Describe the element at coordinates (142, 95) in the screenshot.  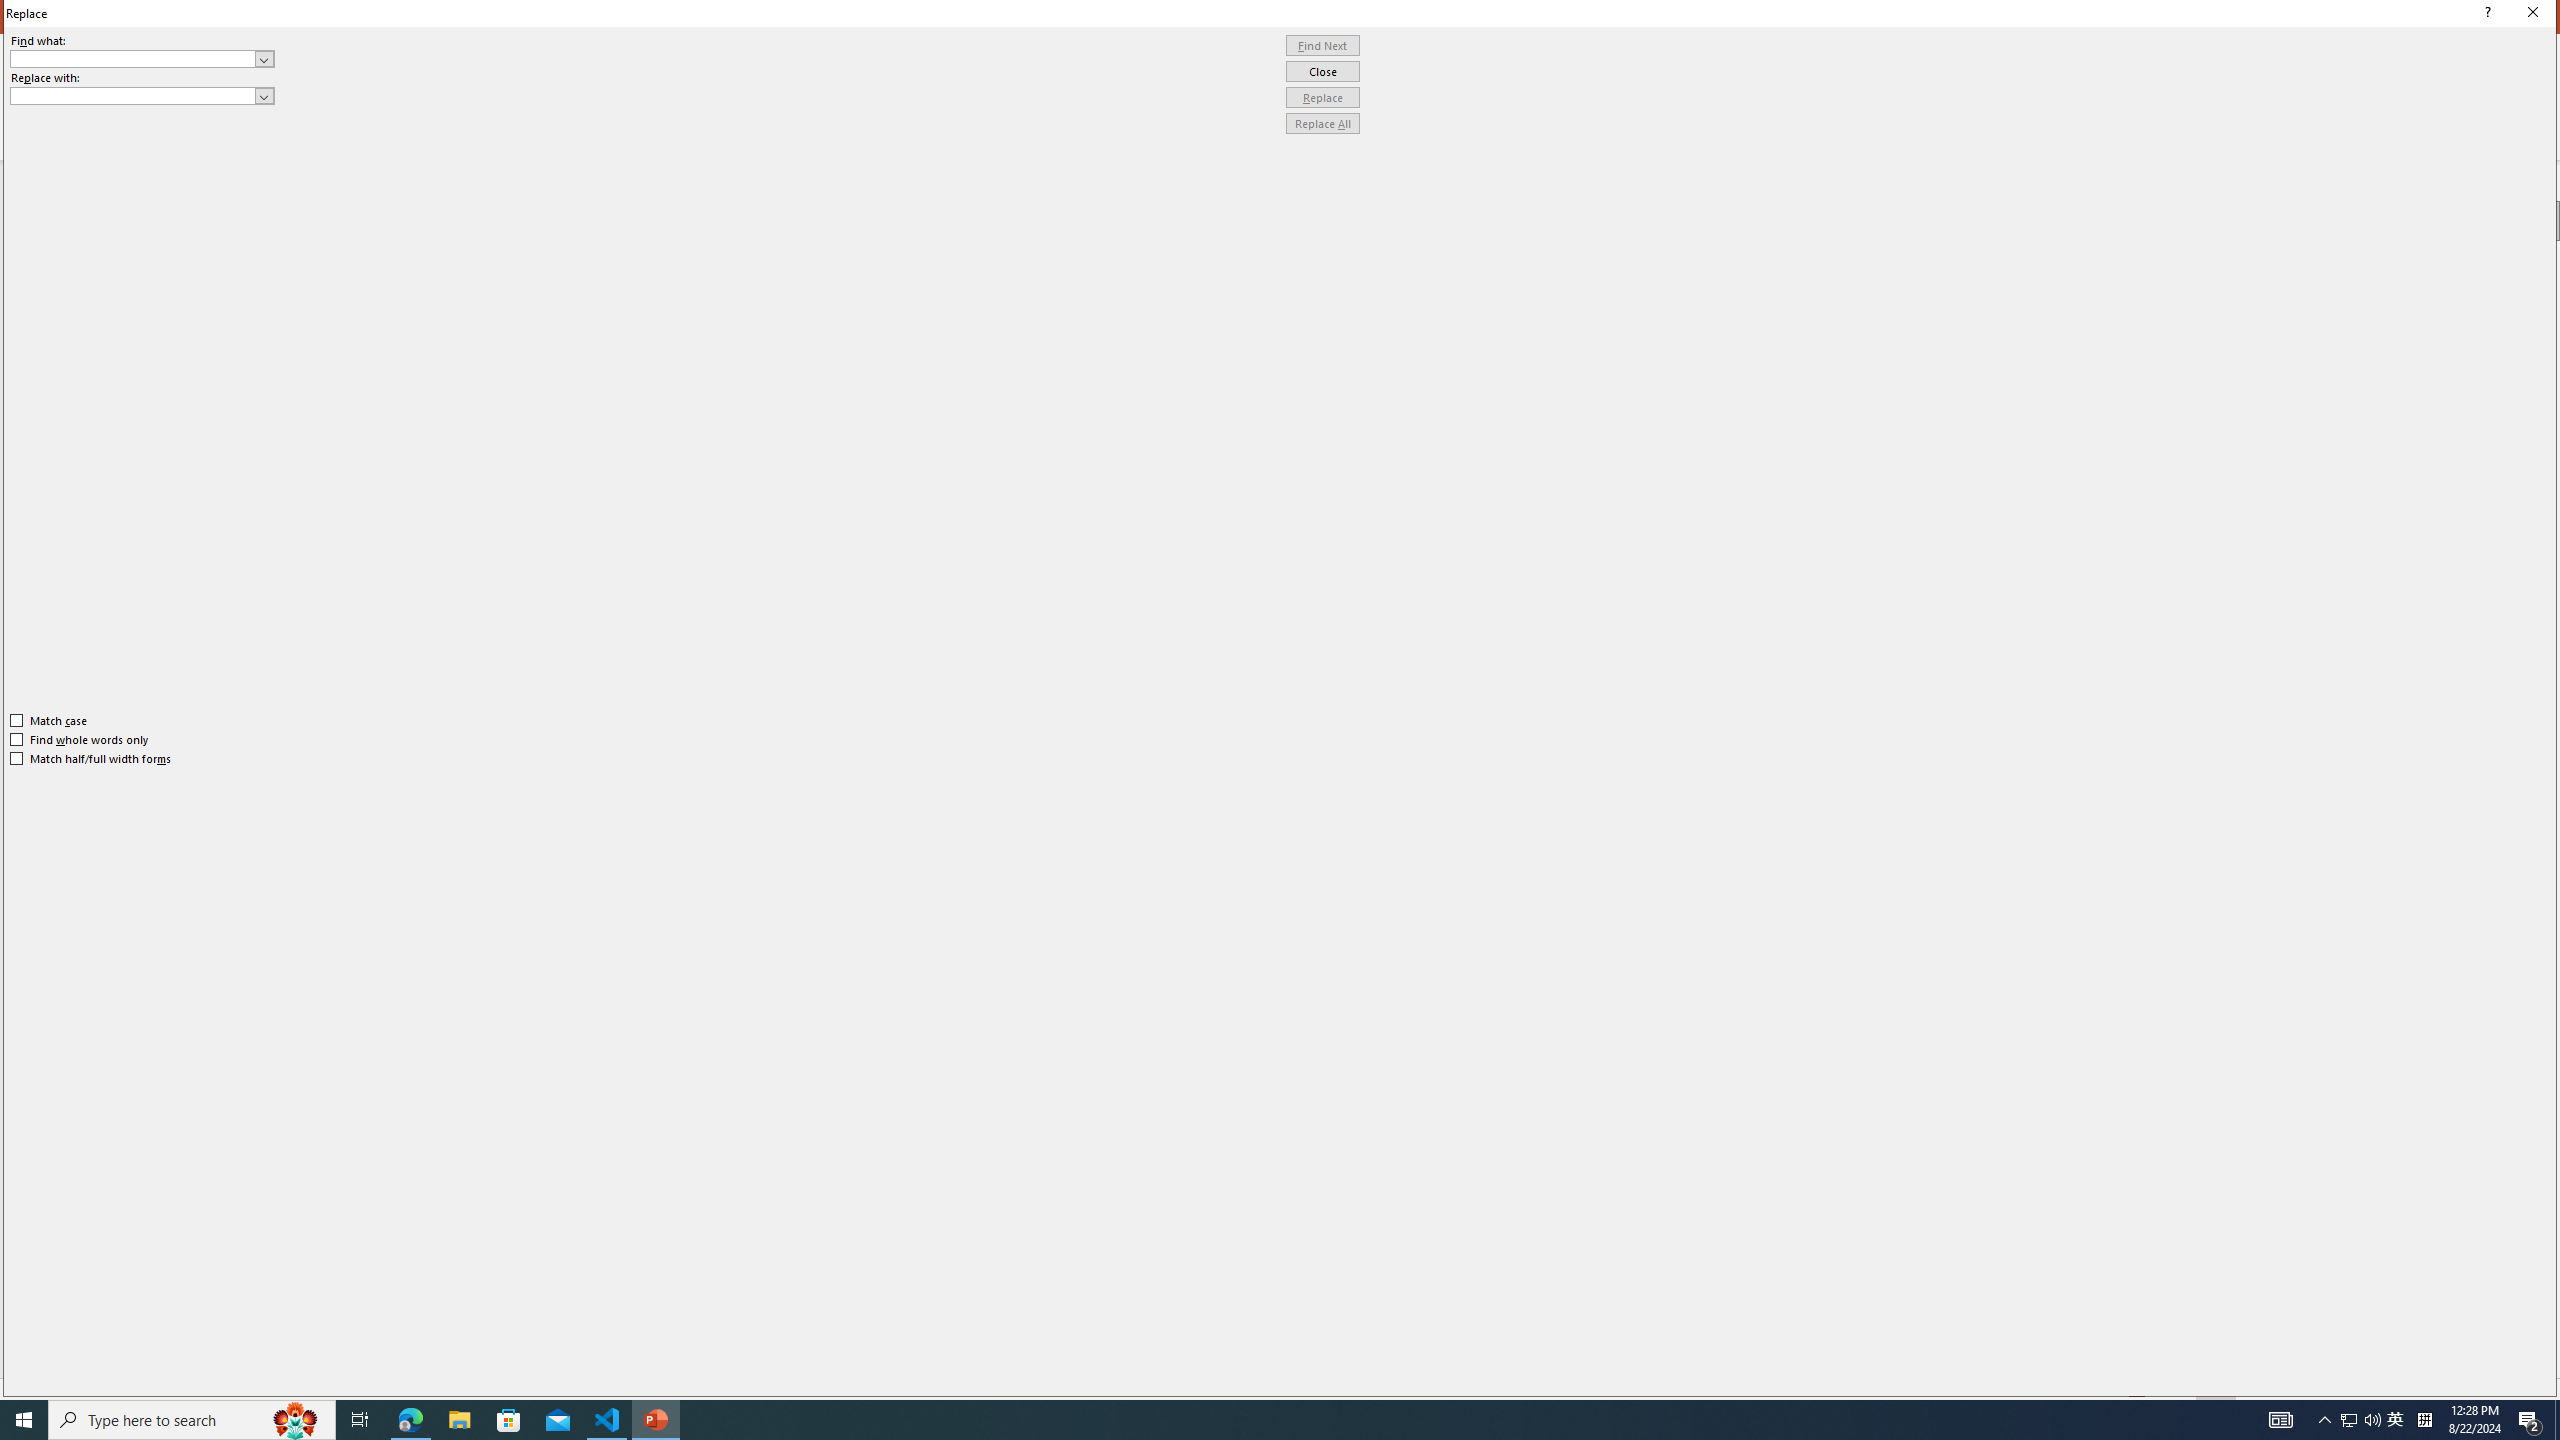
I see `'Replace with'` at that location.